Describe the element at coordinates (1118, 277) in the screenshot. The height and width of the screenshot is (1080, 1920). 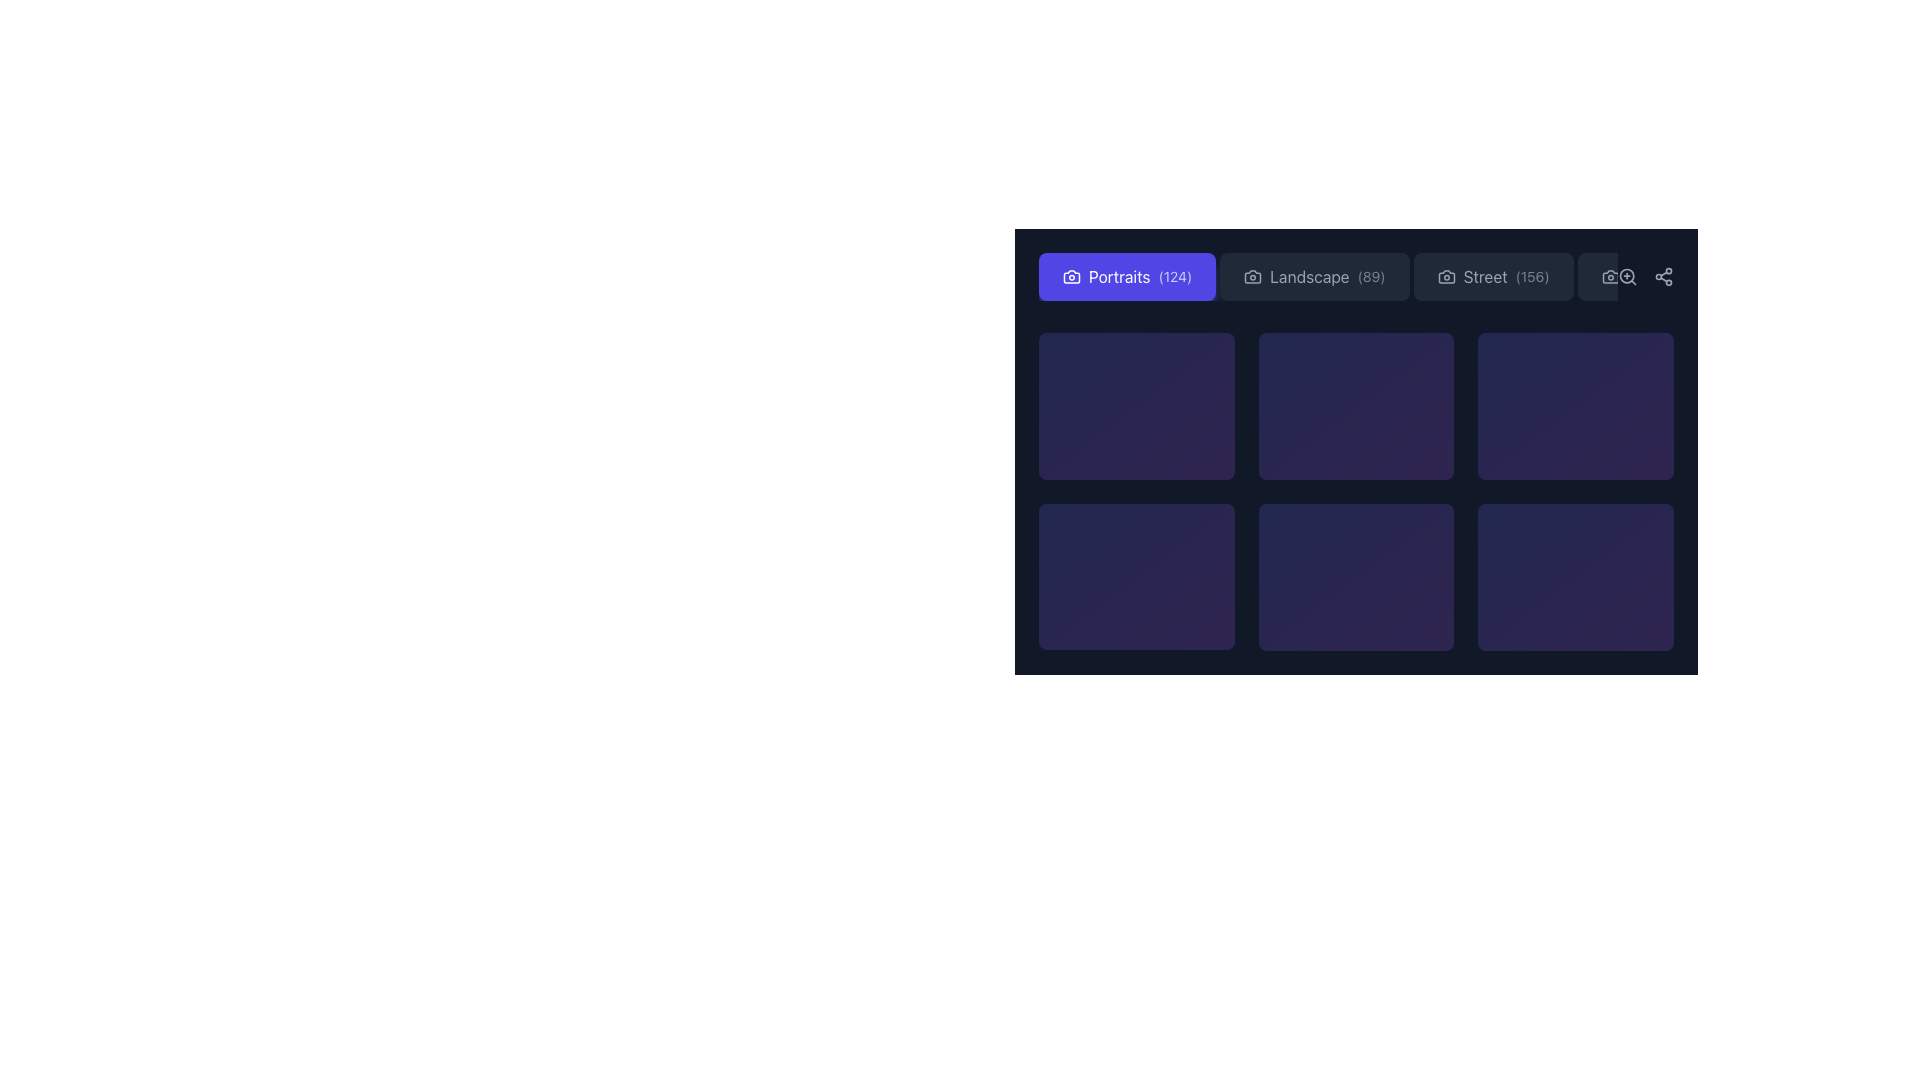
I see `the 'Portraits' text label within the button that includes a camera icon on the left and a count '(124)' on the right` at that location.